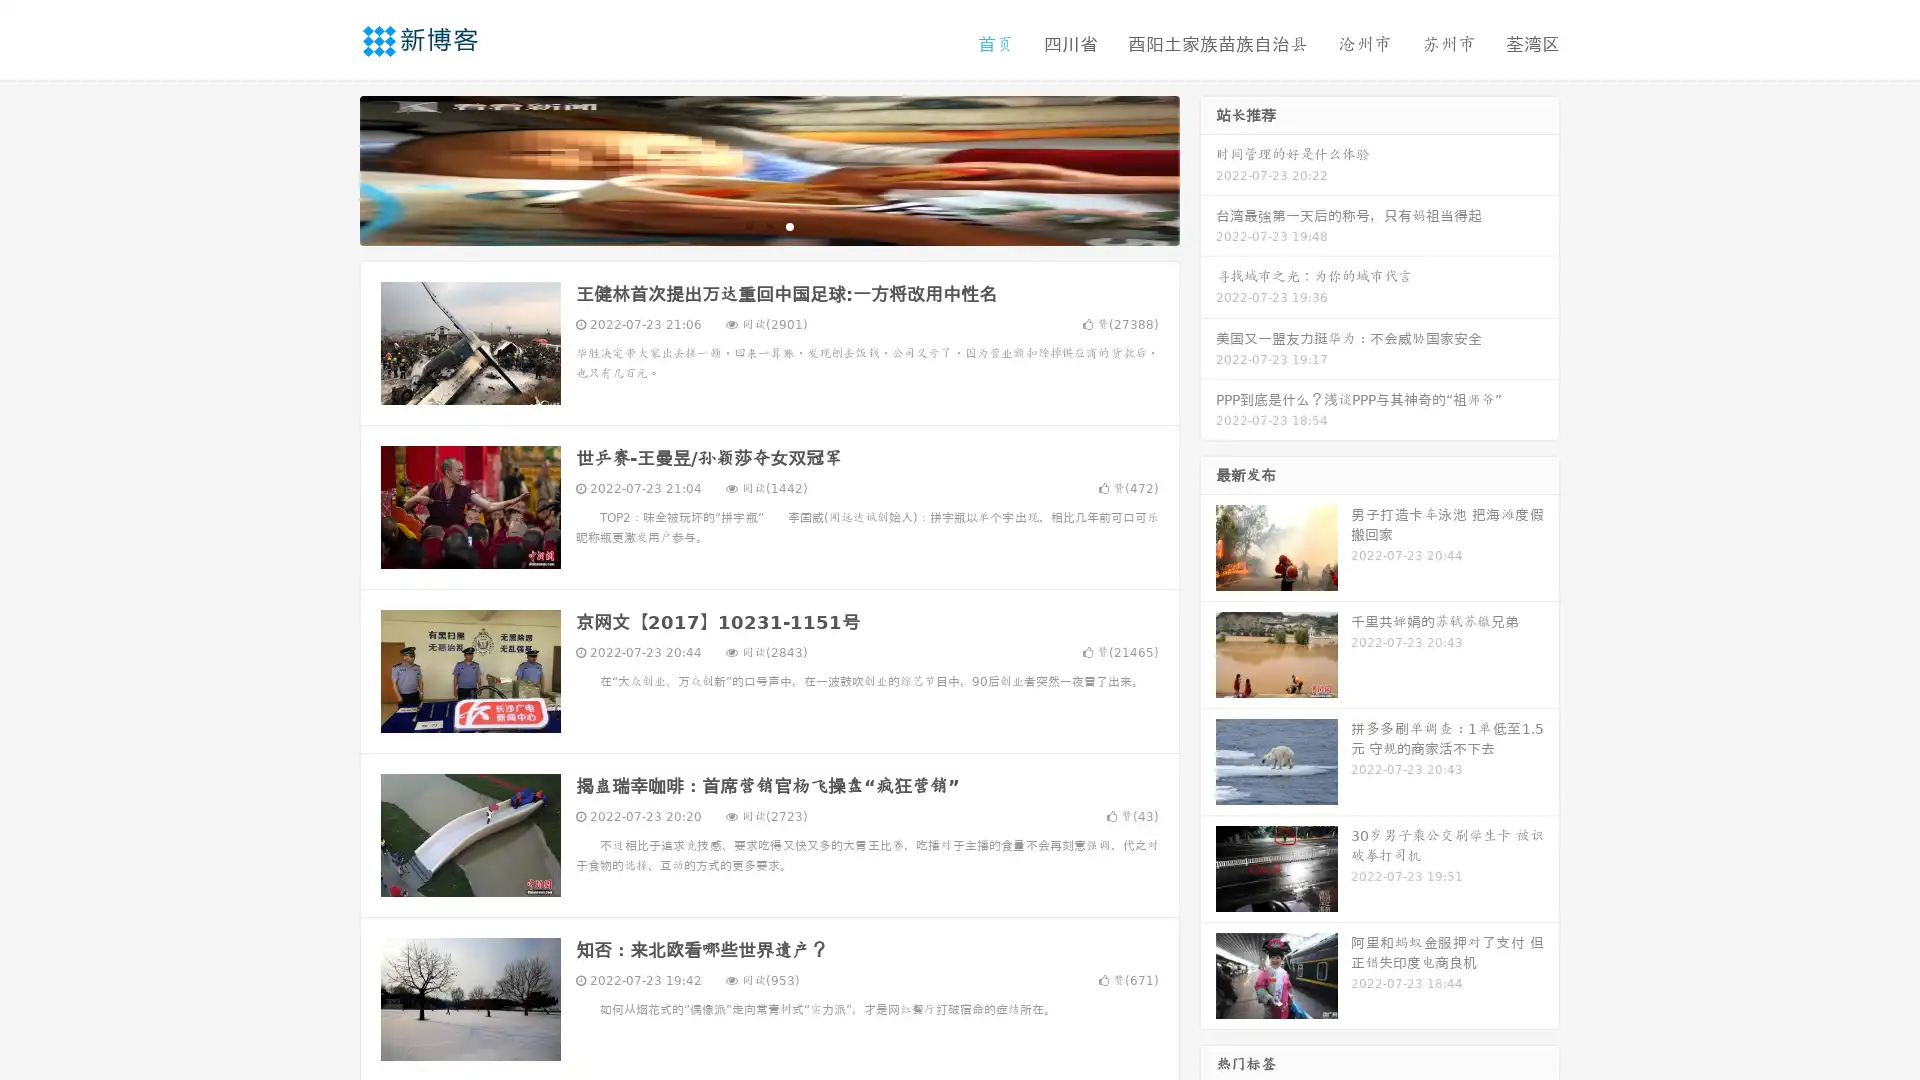 The width and height of the screenshot is (1920, 1080). Describe the element at coordinates (330, 168) in the screenshot. I see `Previous slide` at that location.